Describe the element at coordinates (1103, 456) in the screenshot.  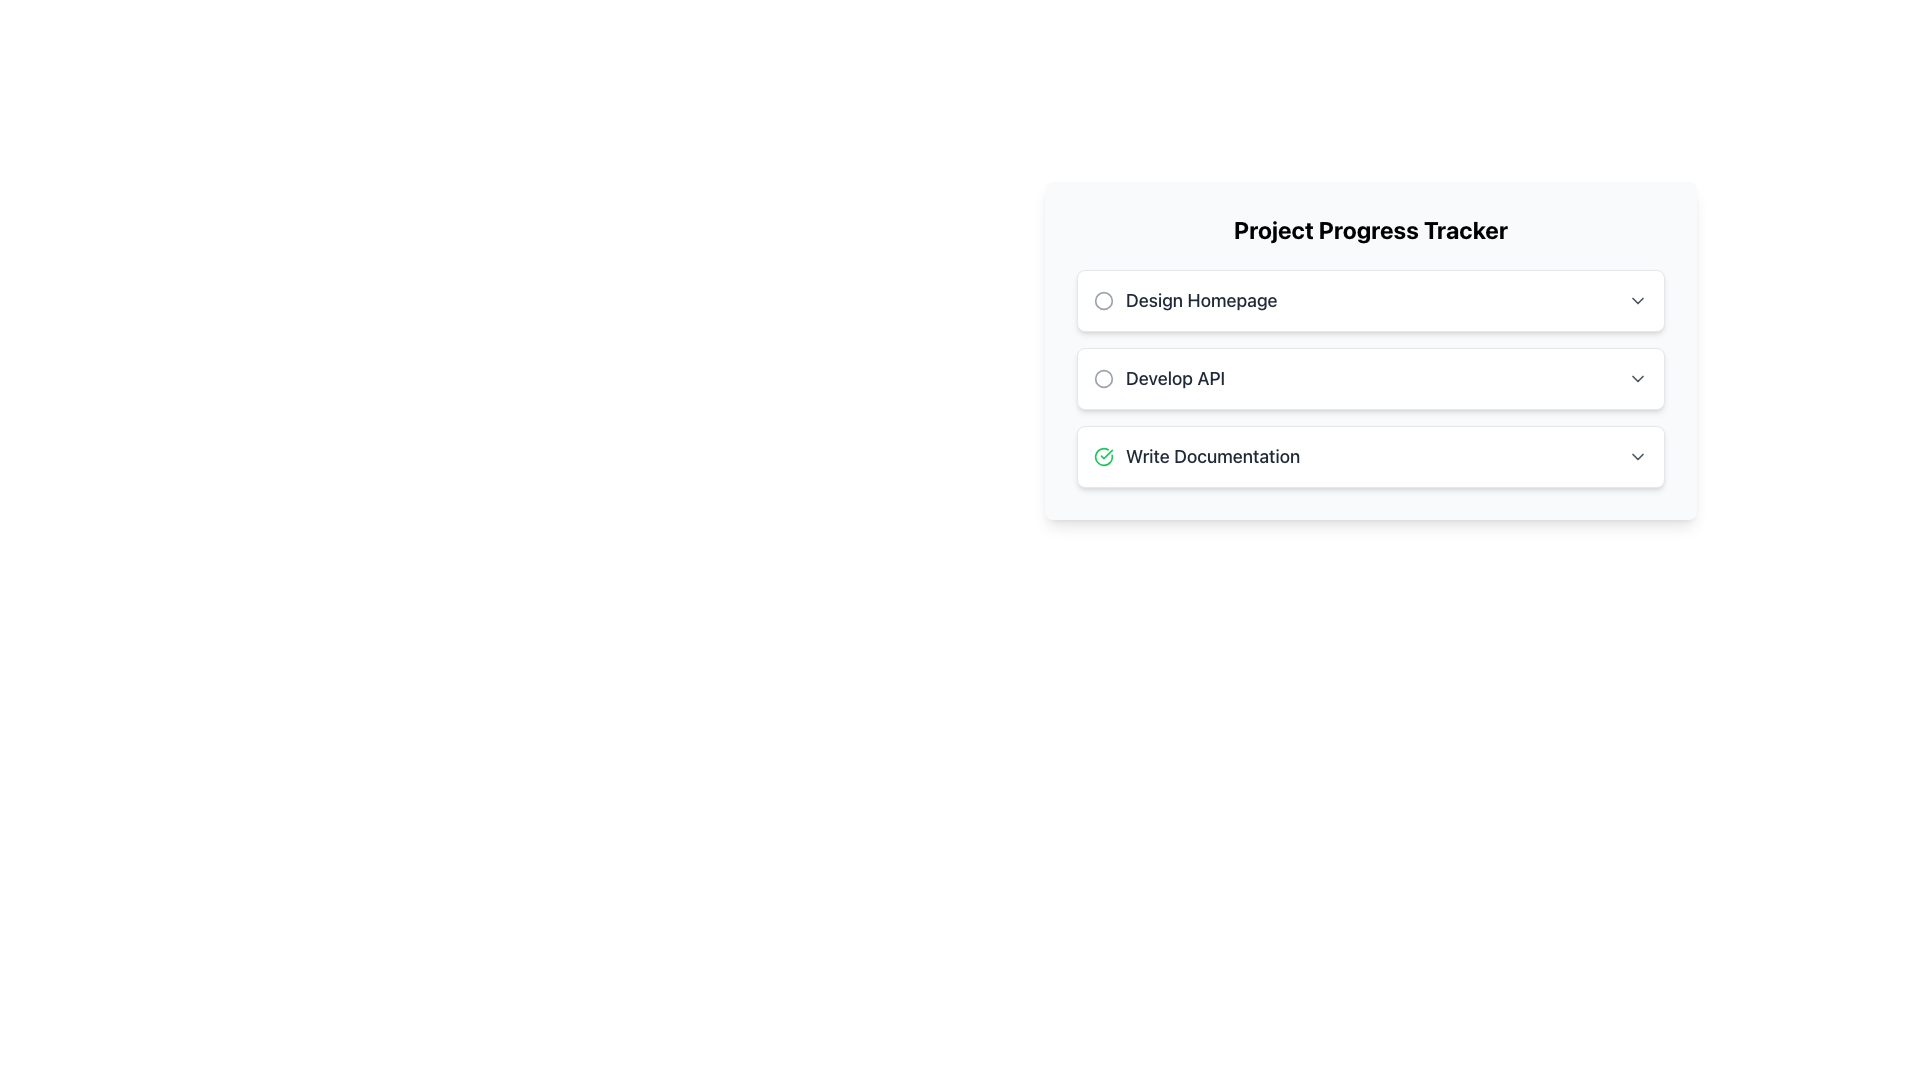
I see `the completion indicator icon located to the left of the 'Write Documentation' text` at that location.